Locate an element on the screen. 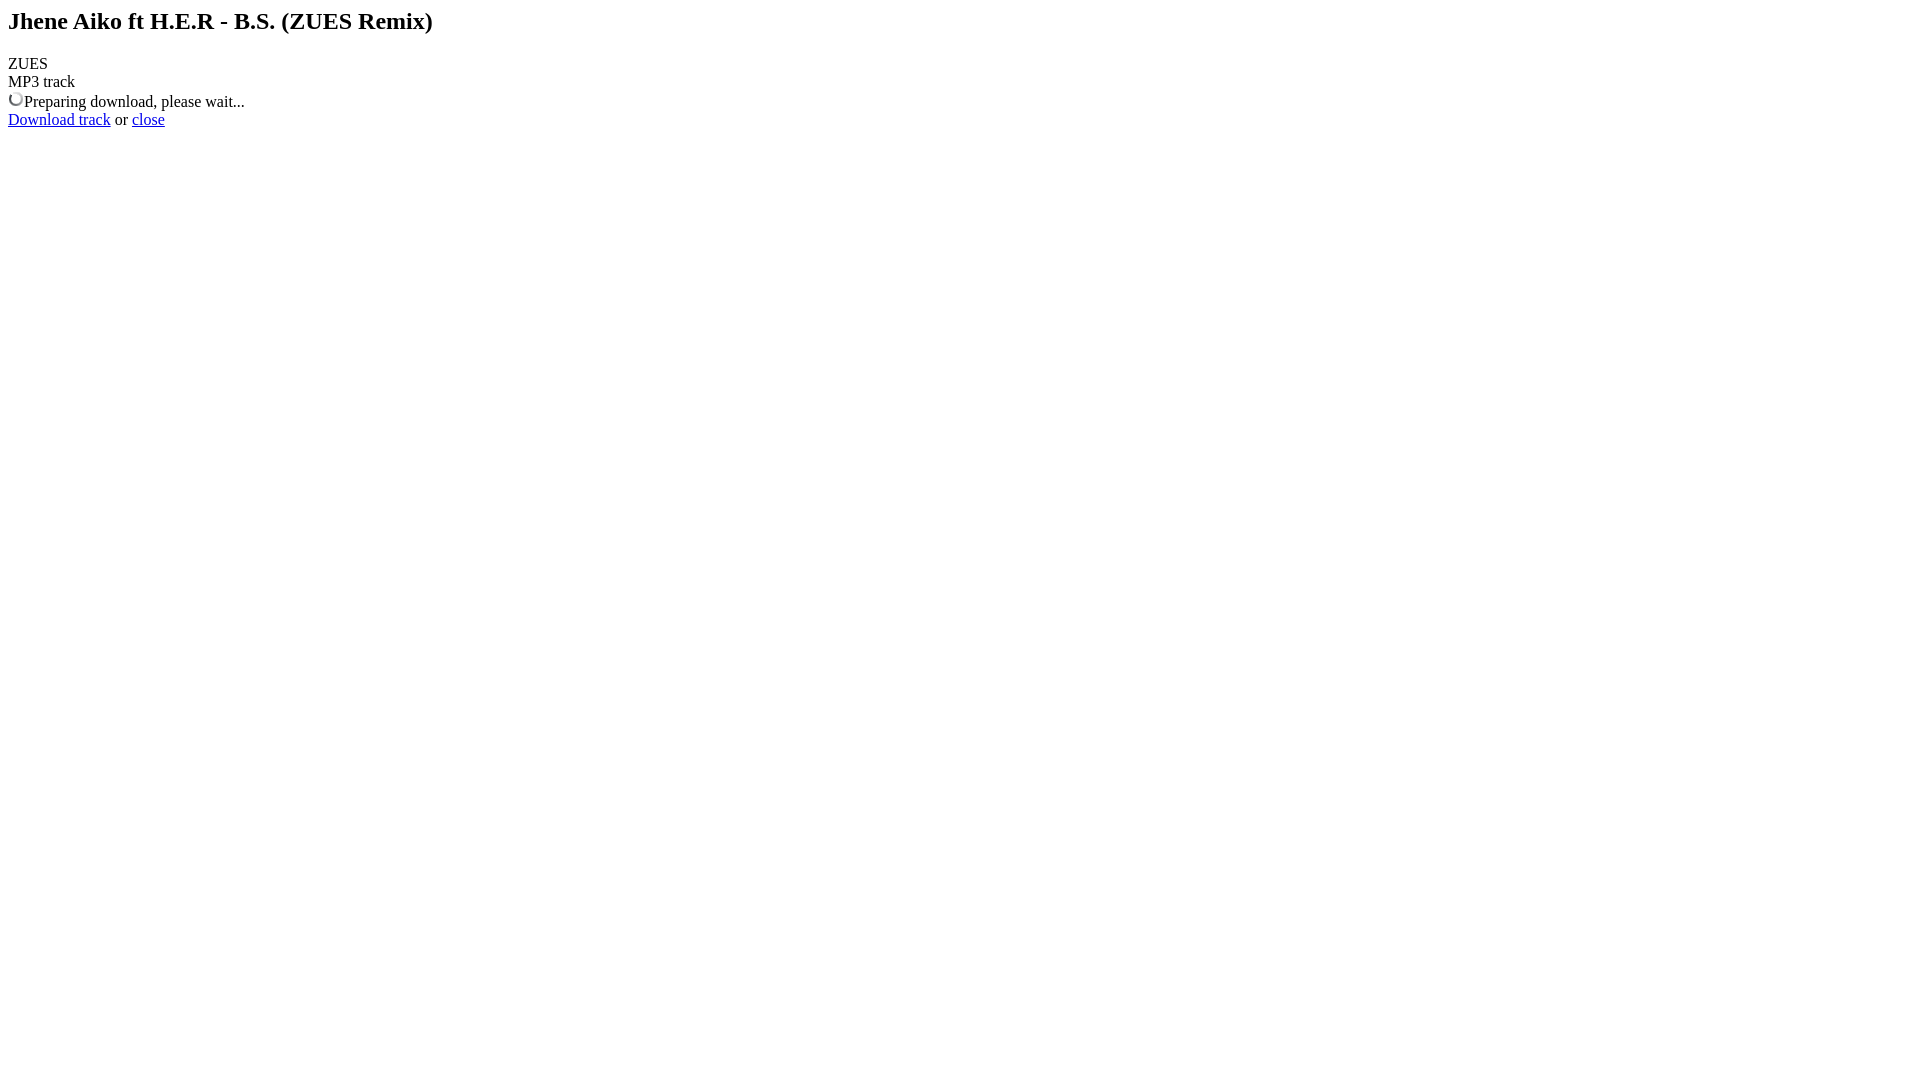  'close' is located at coordinates (131, 119).